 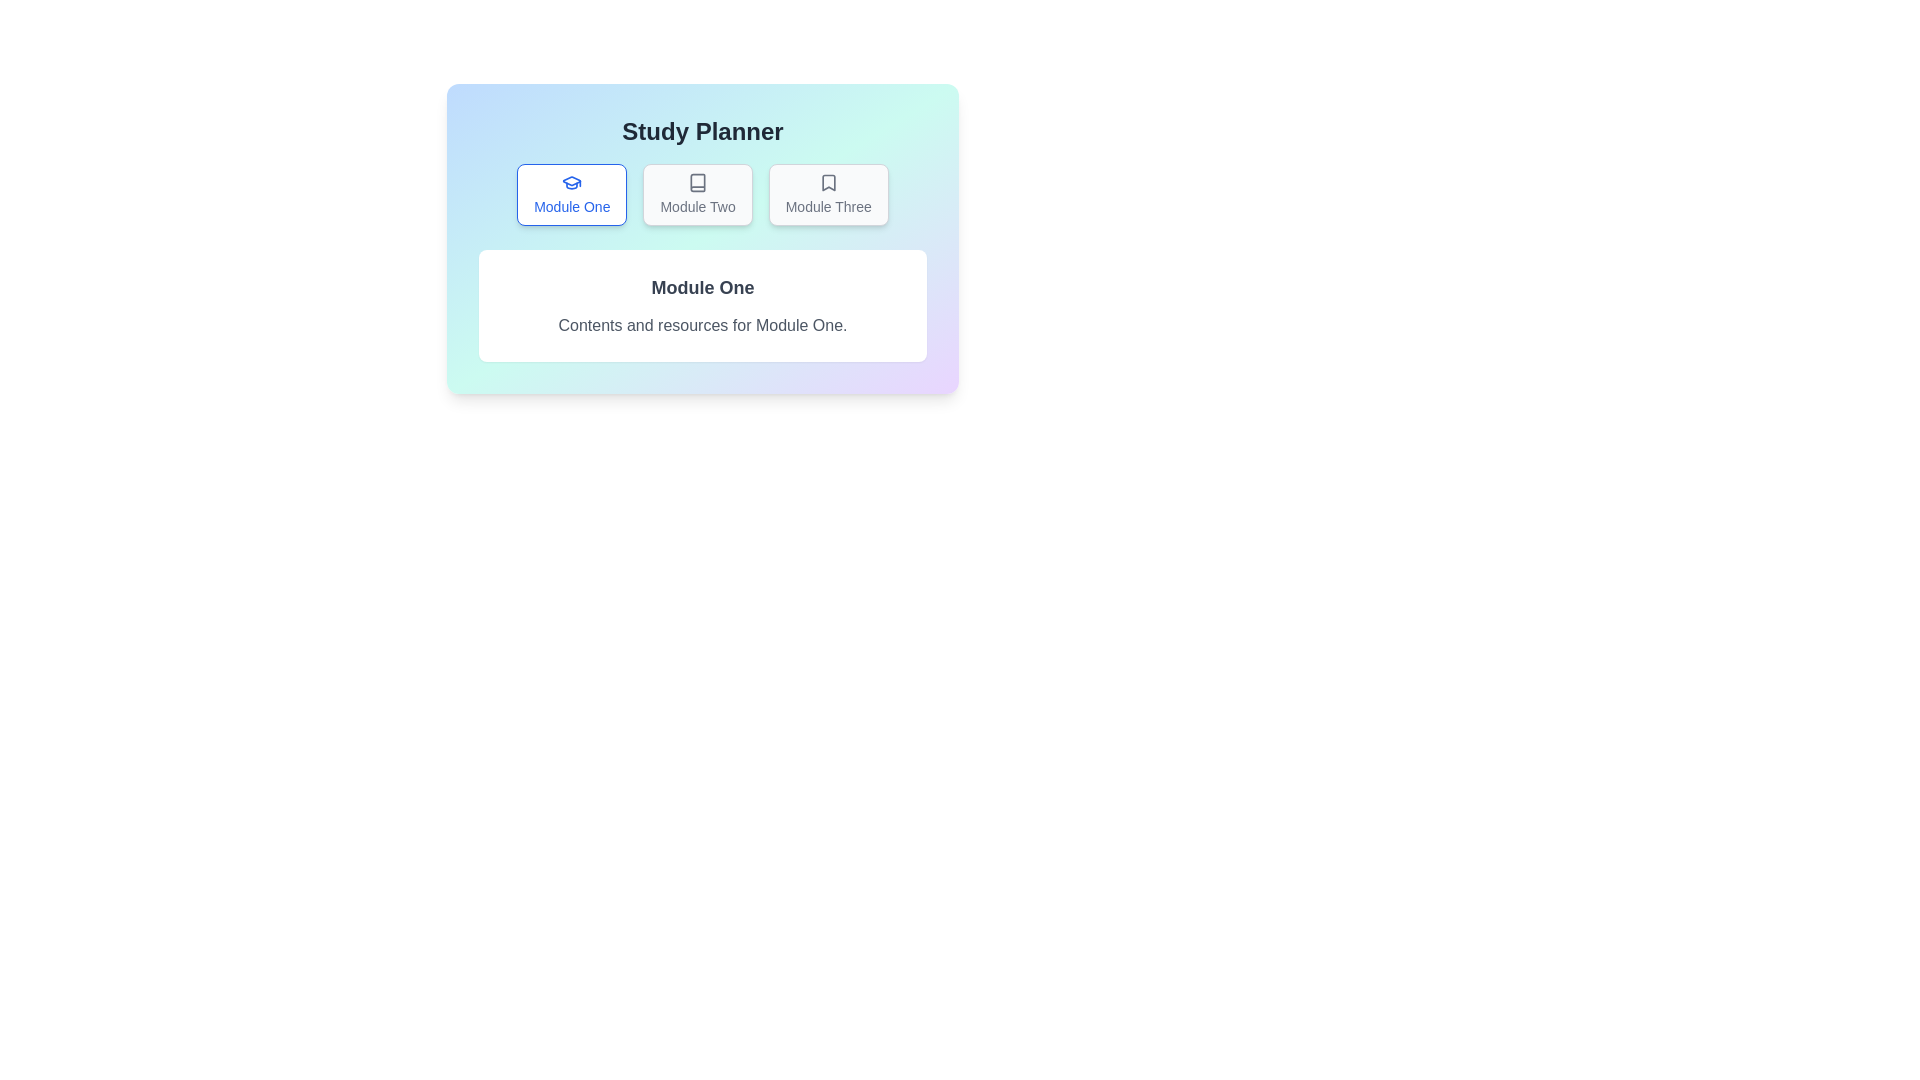 What do you see at coordinates (828, 195) in the screenshot?
I see `the tab corresponding to Module Three` at bounding box center [828, 195].